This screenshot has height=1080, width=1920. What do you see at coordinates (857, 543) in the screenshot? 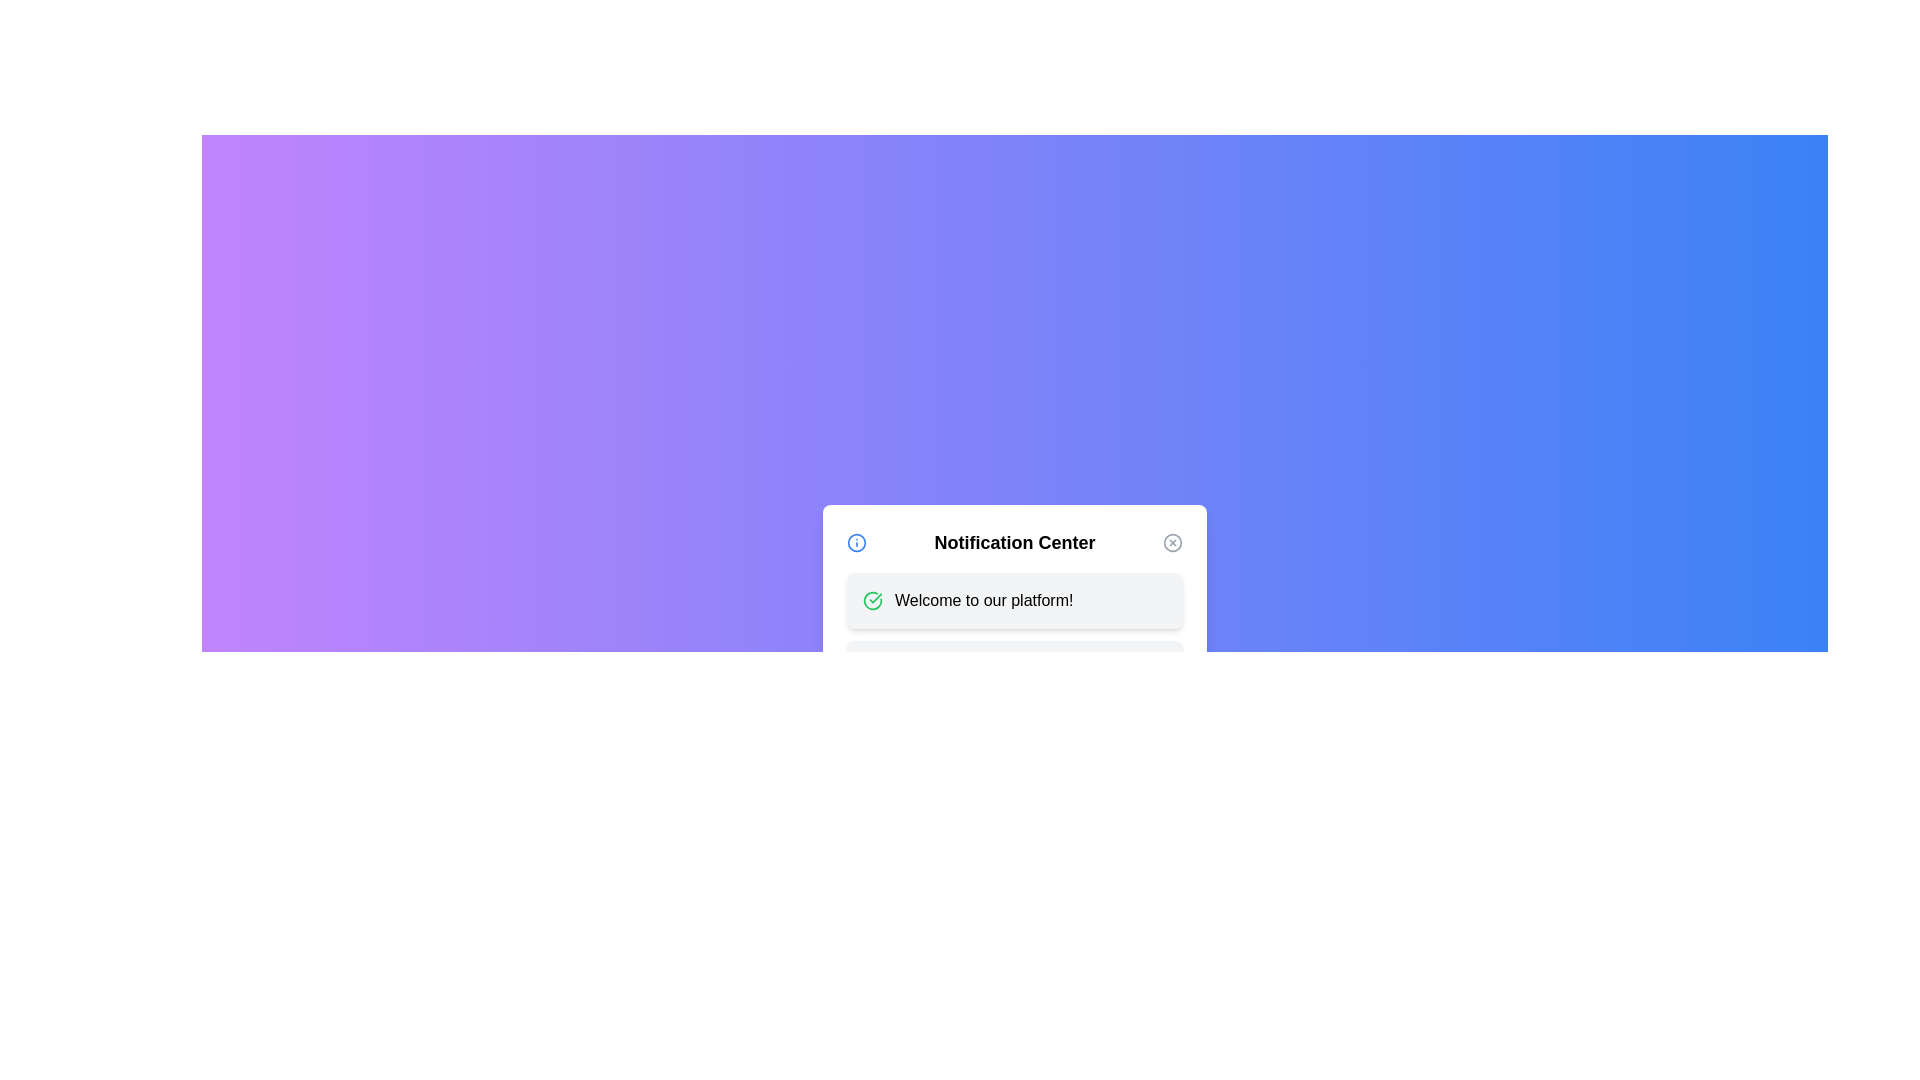
I see `the informational icon located to the left of the 'Notification Center' text in the header section, which serves as a visual cue for users` at bounding box center [857, 543].